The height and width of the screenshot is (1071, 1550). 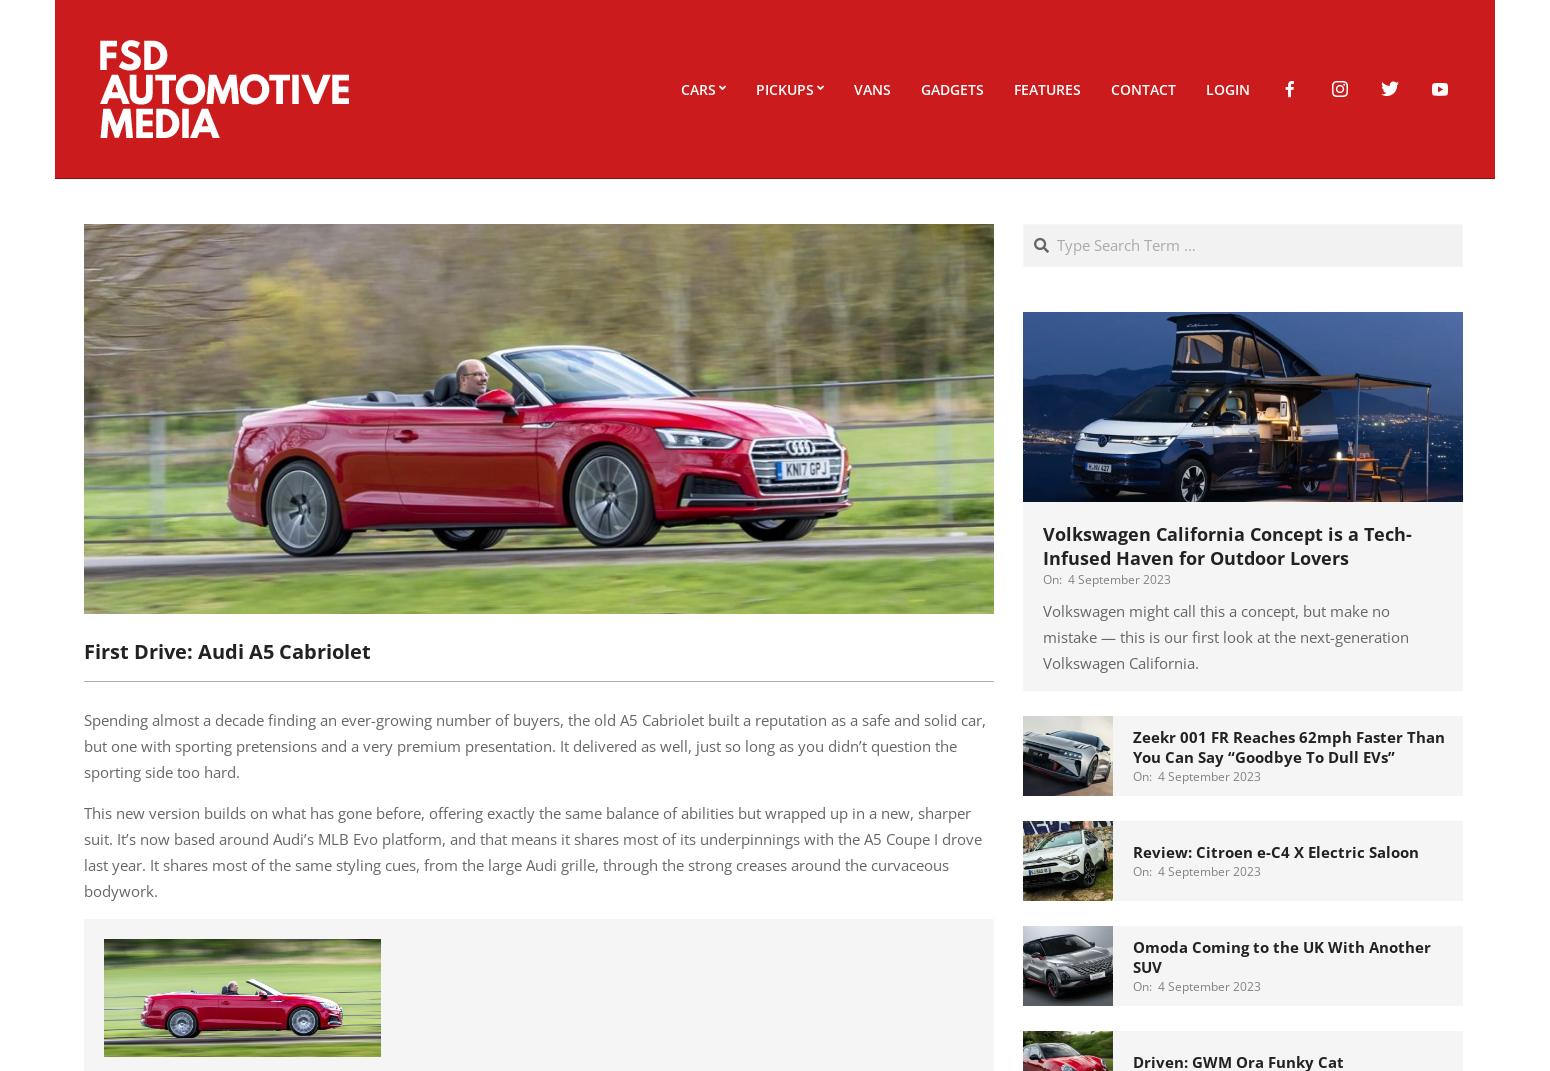 I want to click on 'LOGIN', so click(x=1228, y=88).